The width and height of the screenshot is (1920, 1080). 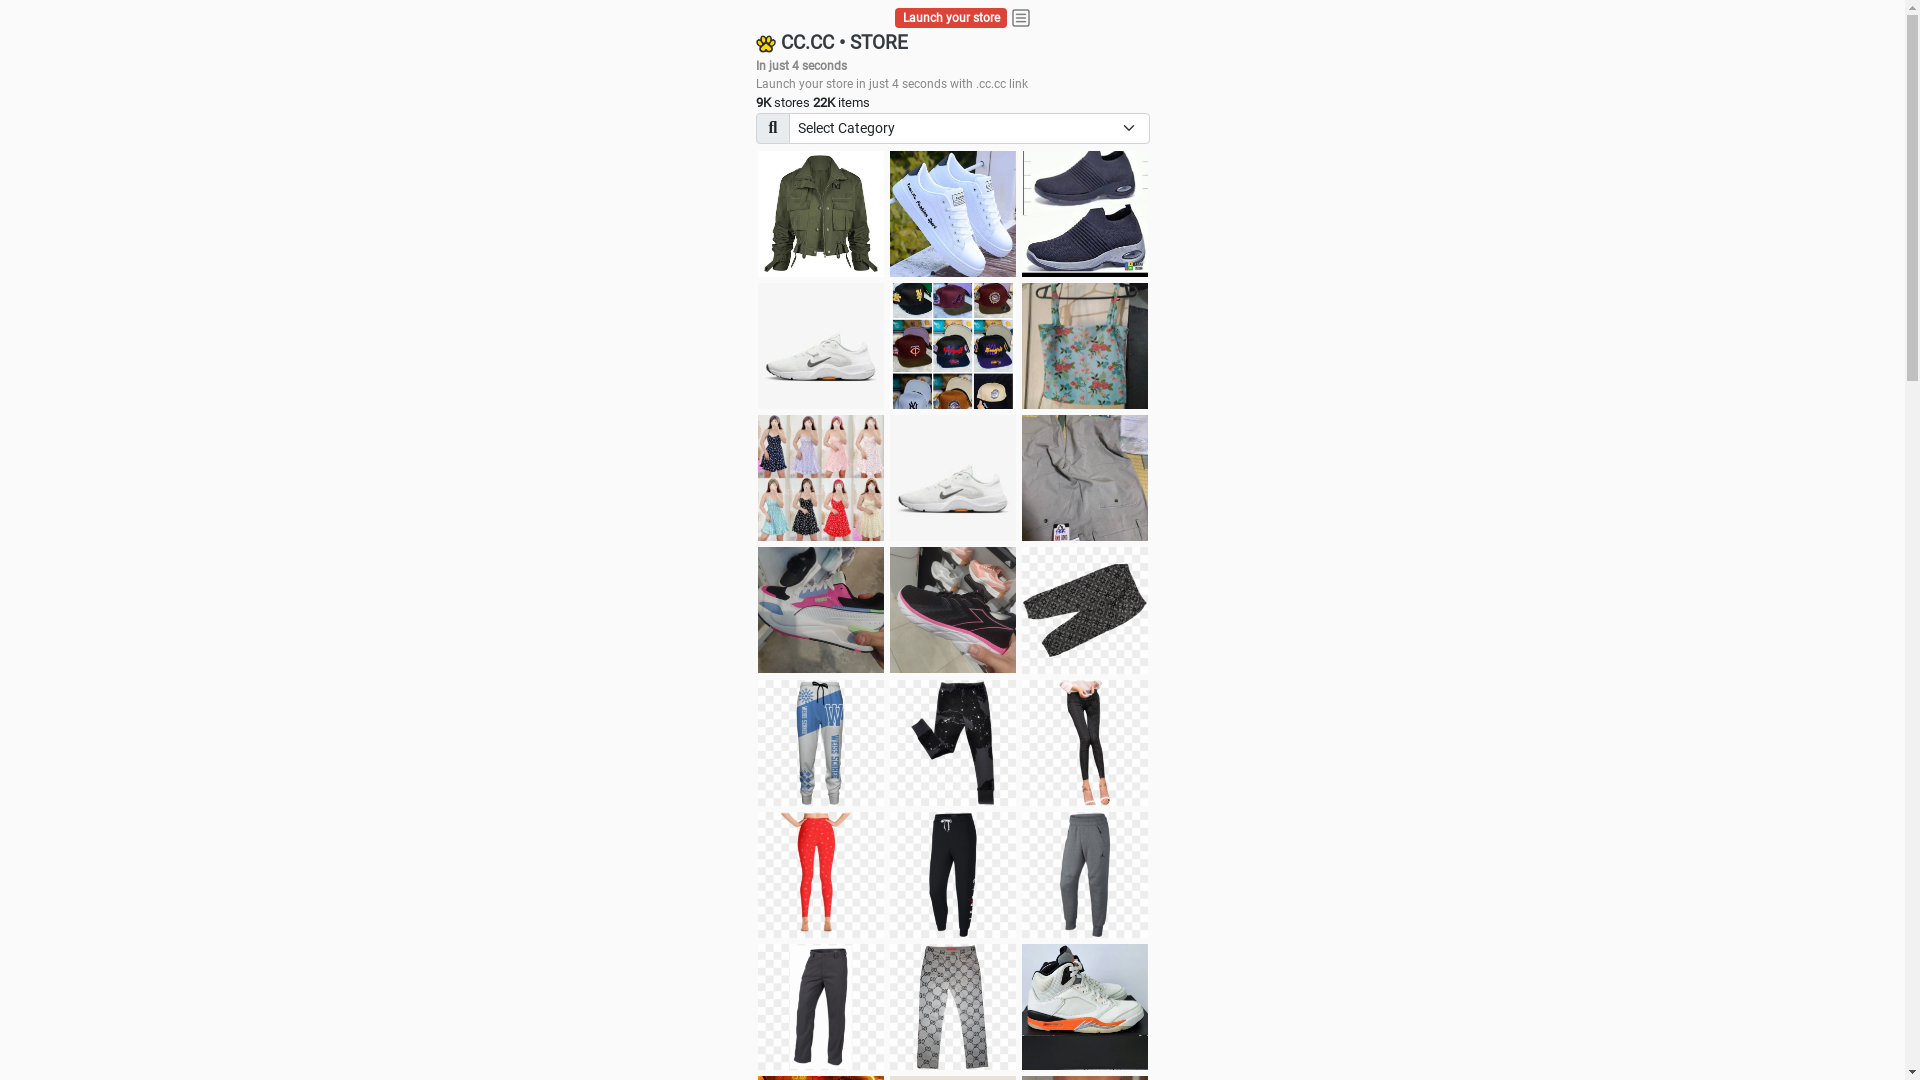 What do you see at coordinates (1083, 1006) in the screenshot?
I see `'Shoe'` at bounding box center [1083, 1006].